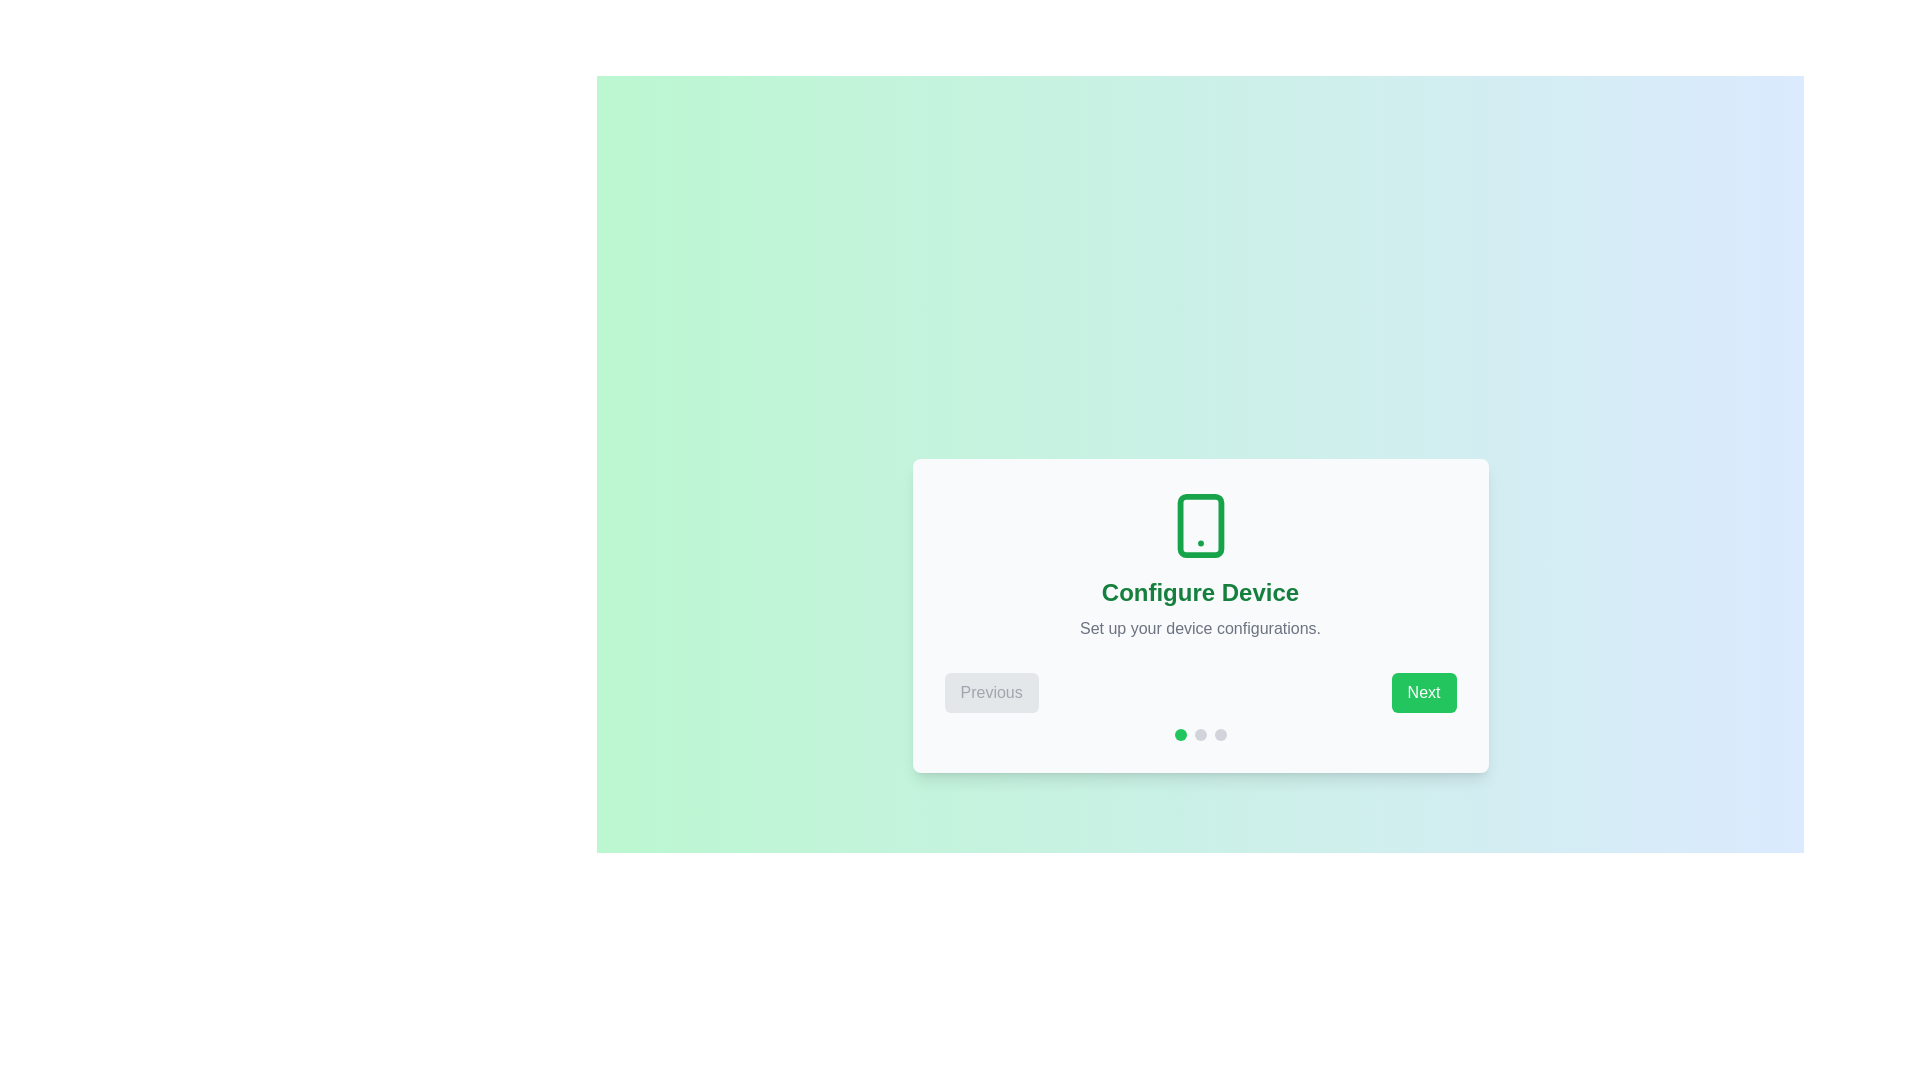 This screenshot has width=1920, height=1080. What do you see at coordinates (1423, 692) in the screenshot?
I see `the 'Next' button to proceed to the next step` at bounding box center [1423, 692].